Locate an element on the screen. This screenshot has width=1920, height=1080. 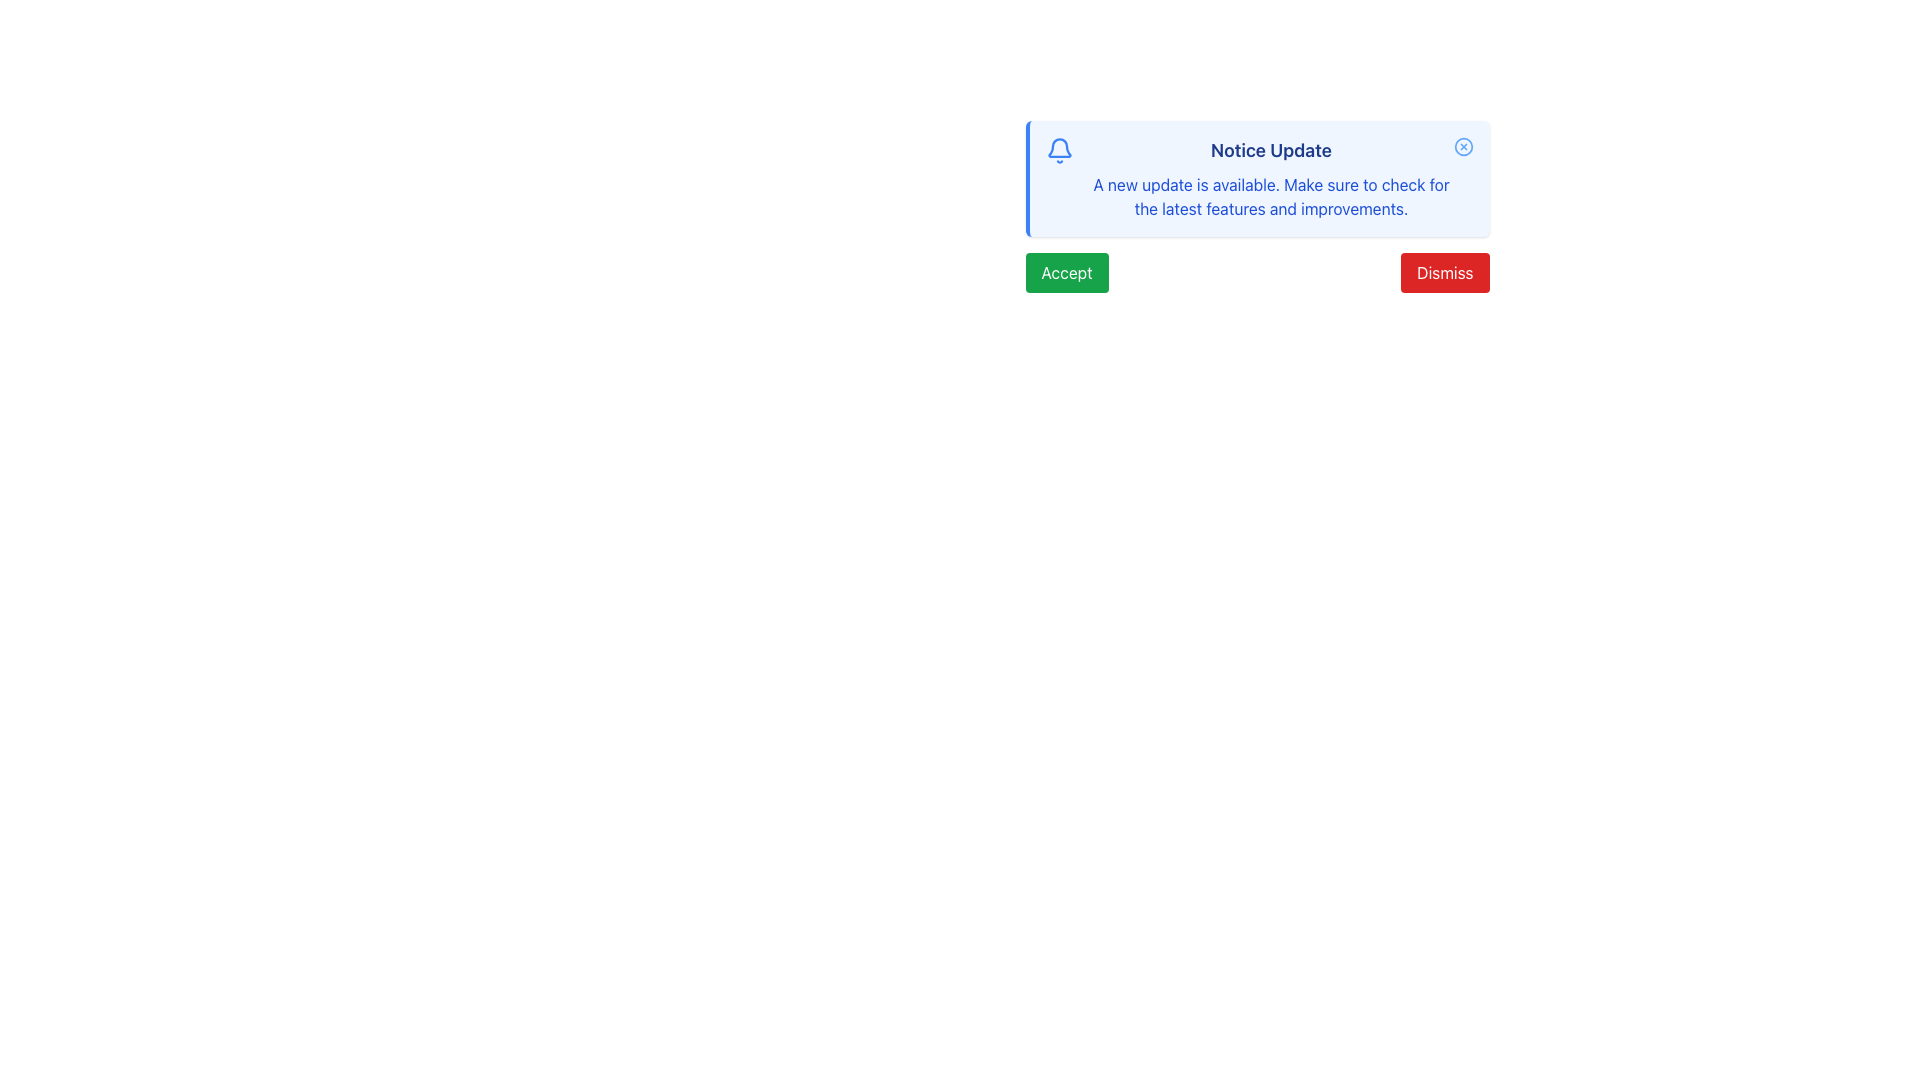
the 'Accept' button, which is a rectangular button with white text on a green background, located below a blue notice panel is located at coordinates (1065, 273).